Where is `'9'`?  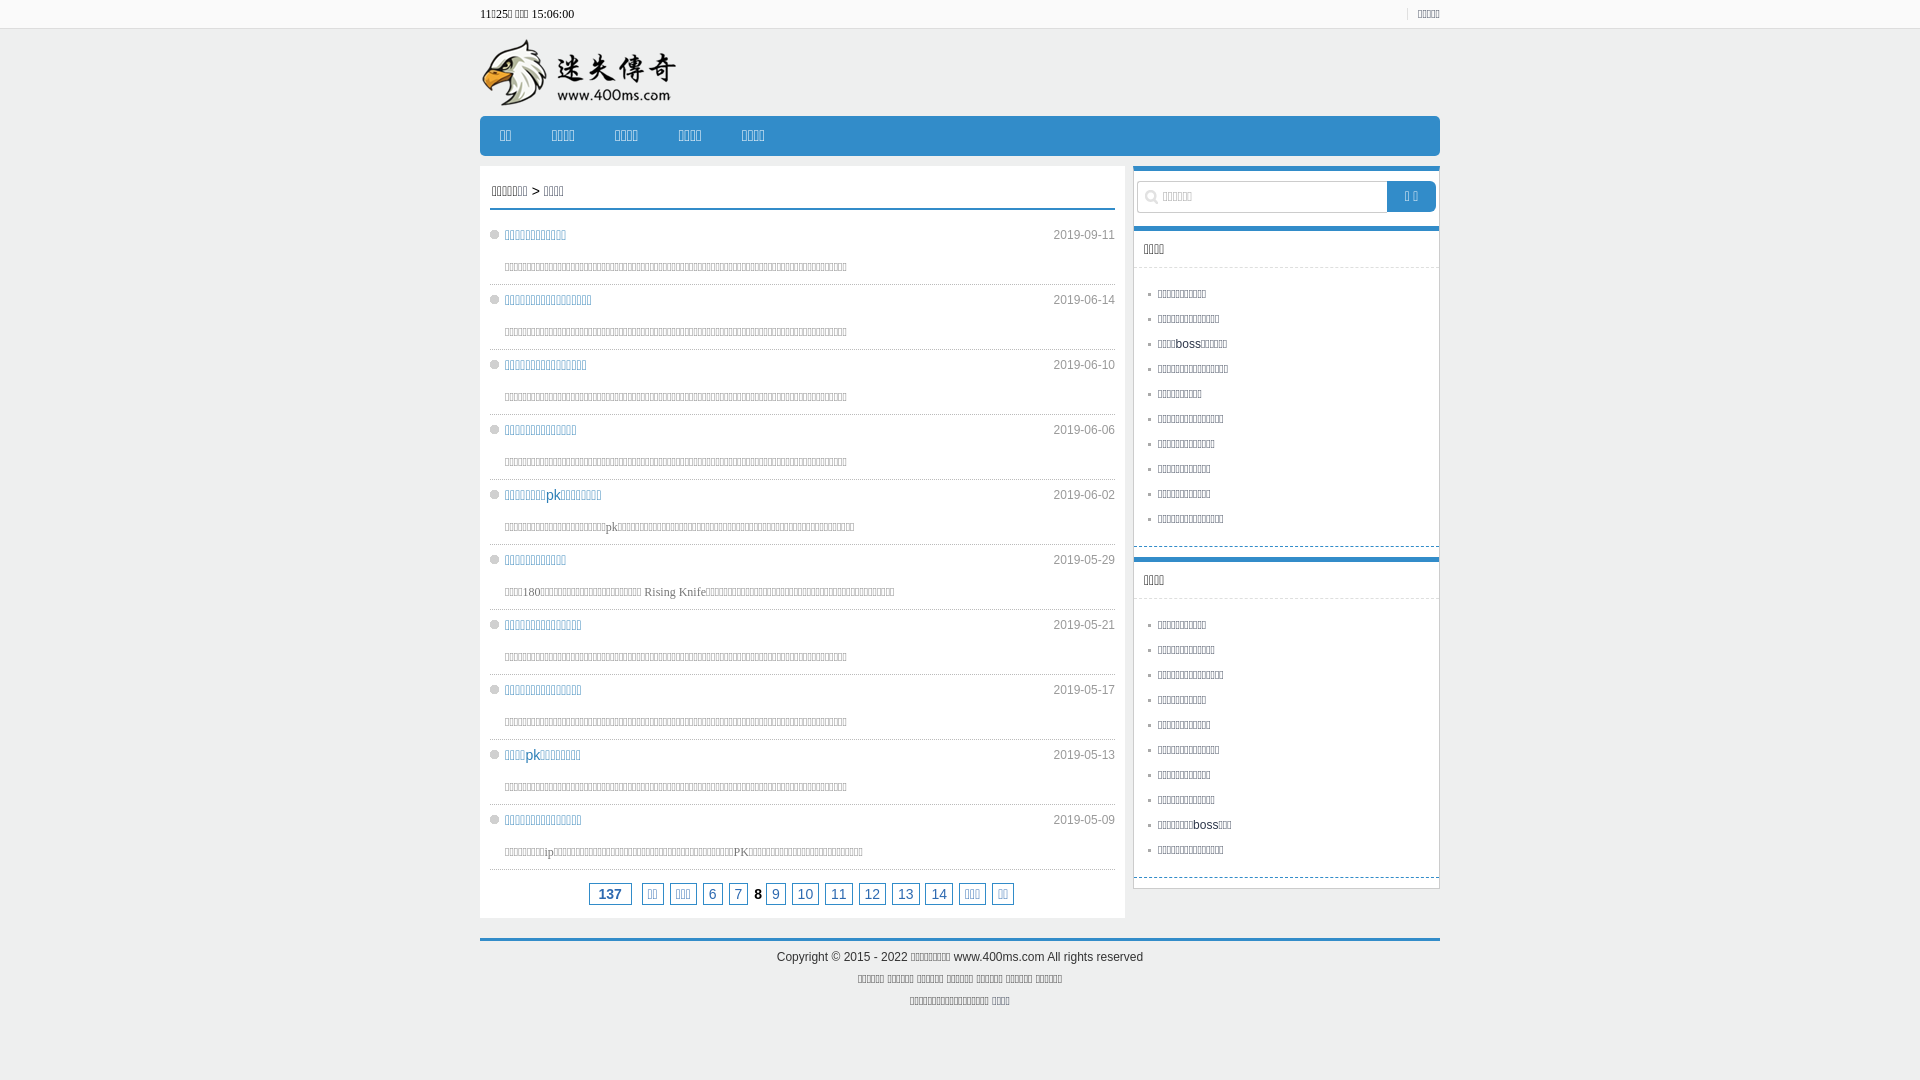
'9' is located at coordinates (775, 893).